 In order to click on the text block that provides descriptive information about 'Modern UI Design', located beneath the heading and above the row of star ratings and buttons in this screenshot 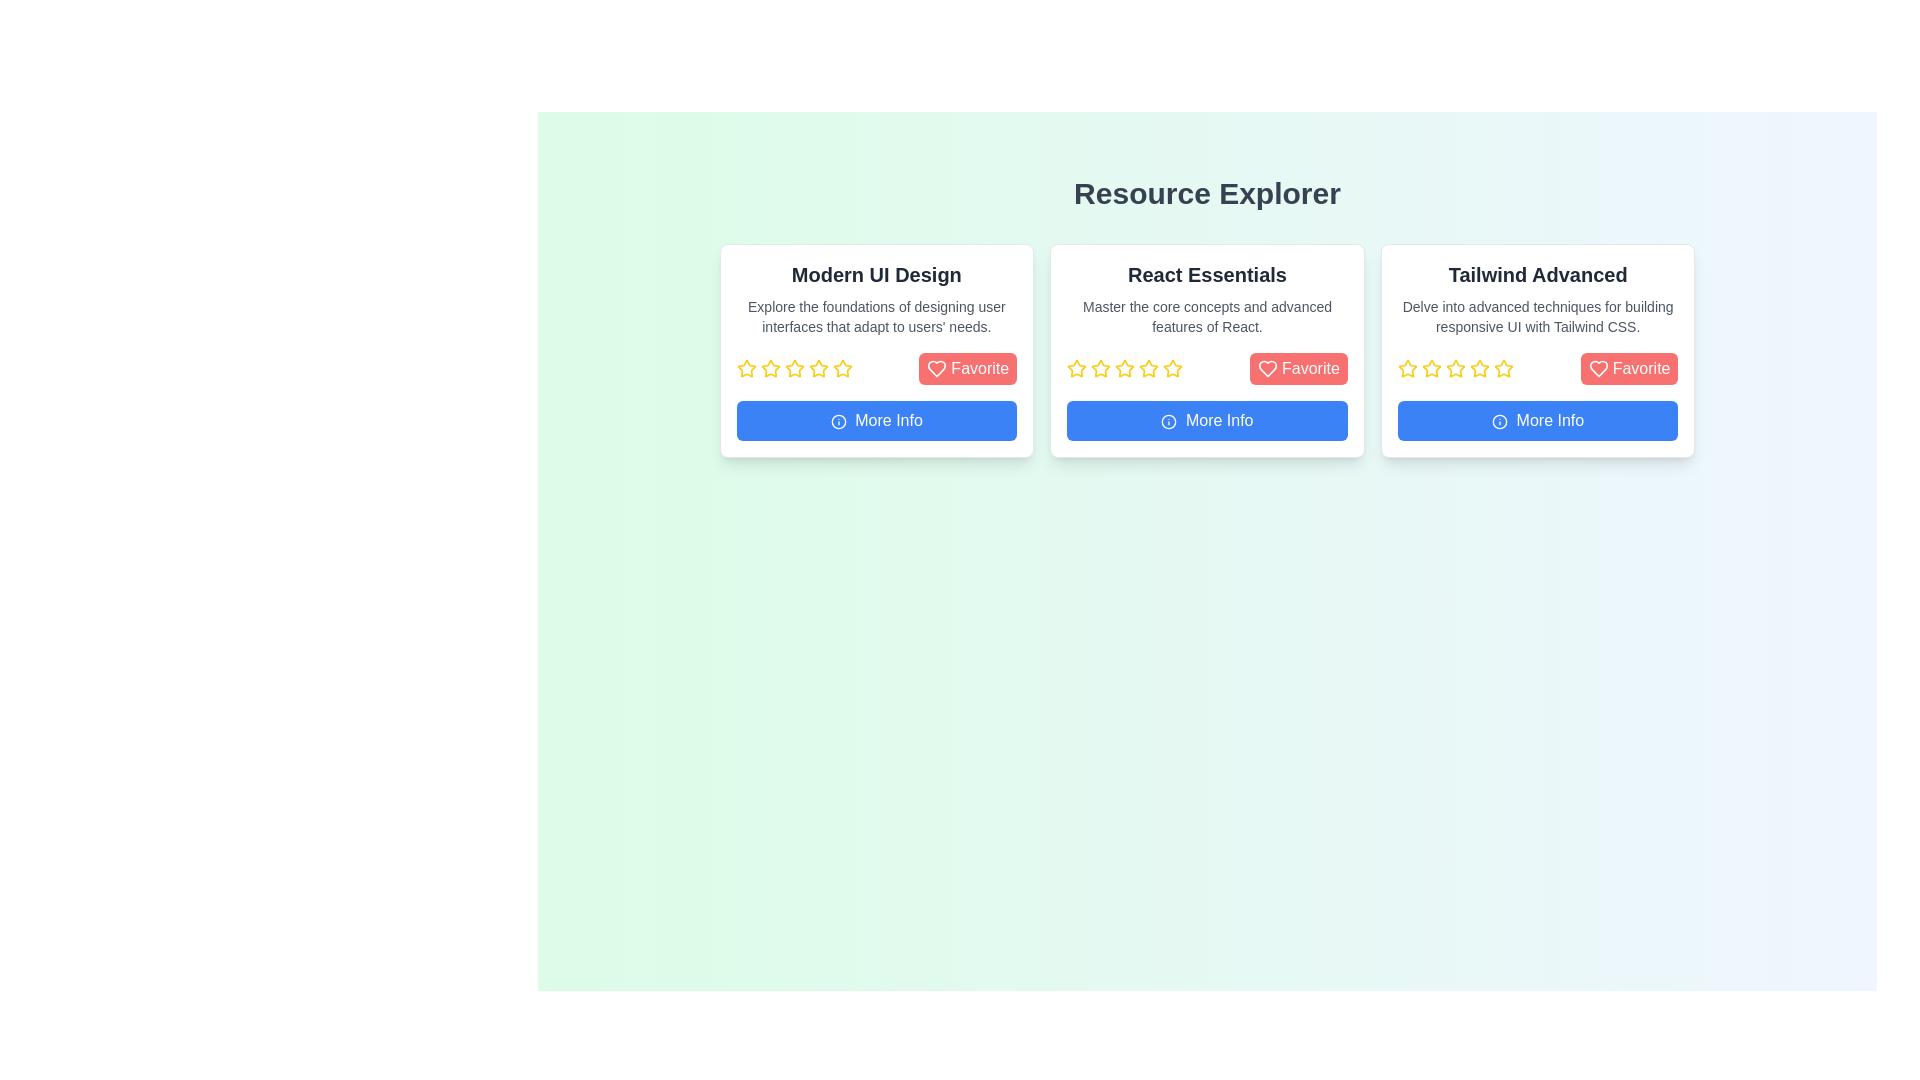, I will do `click(876, 315)`.